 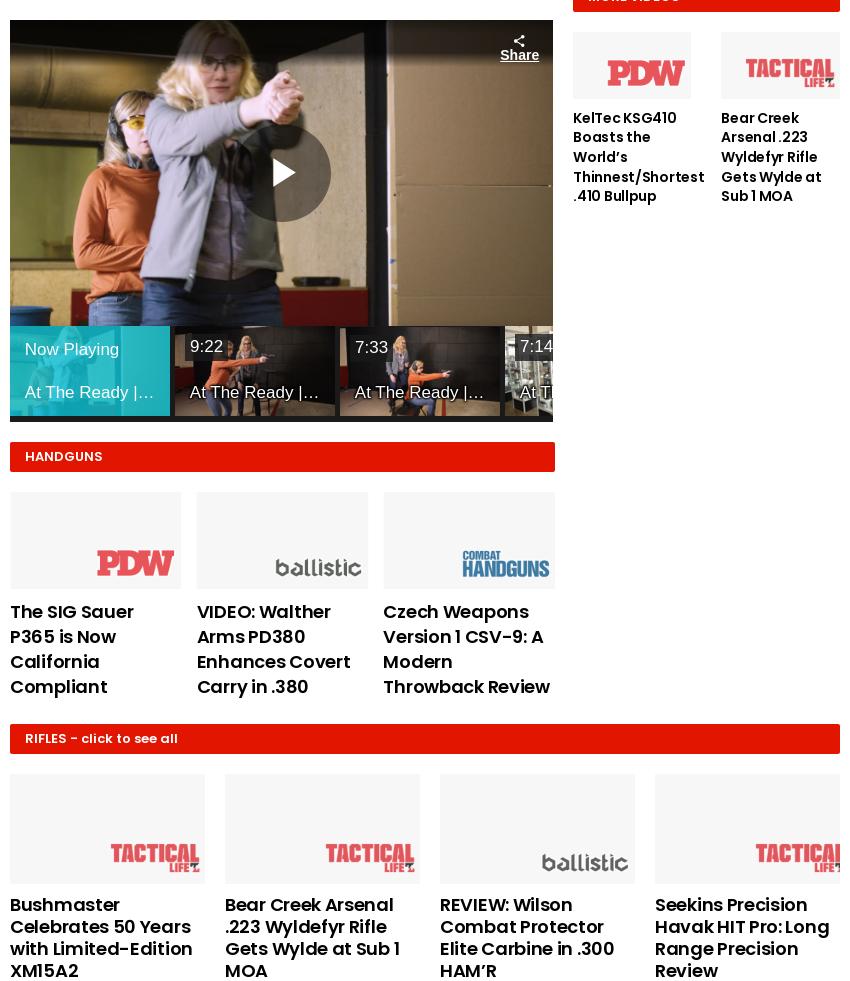 What do you see at coordinates (272, 648) in the screenshot?
I see `'VIDEO: Walther Arms PD380 Enhances Covert Carry in .380'` at bounding box center [272, 648].